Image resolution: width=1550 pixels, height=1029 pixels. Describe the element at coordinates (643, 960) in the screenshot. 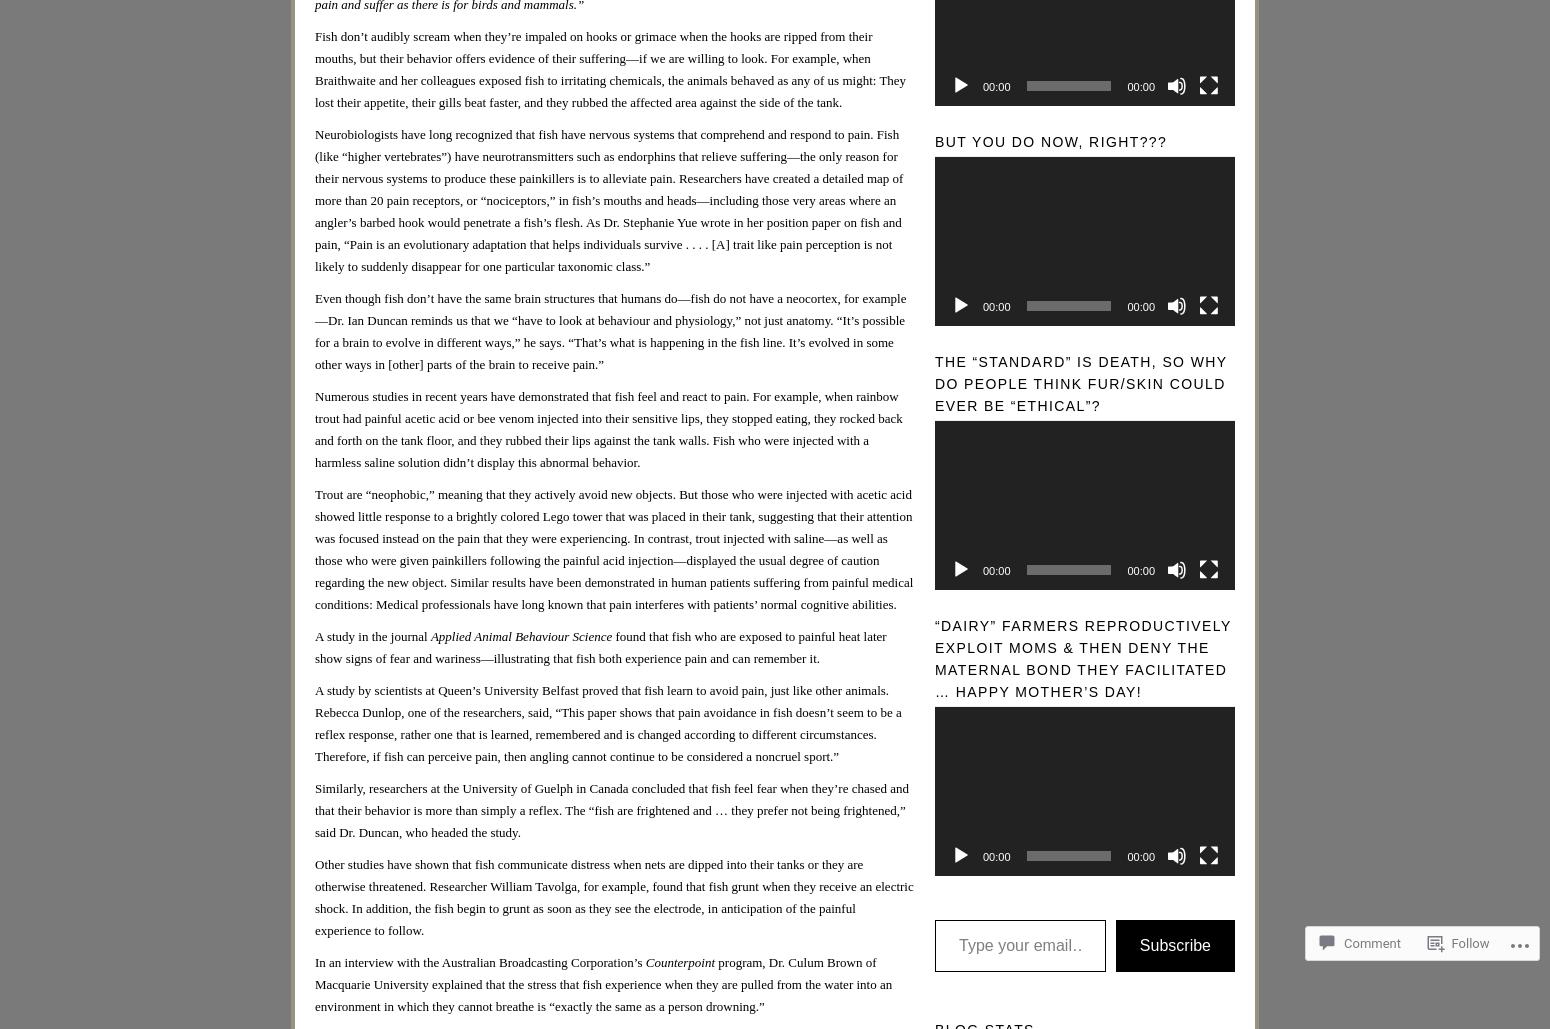

I see `'Counterpoint'` at that location.